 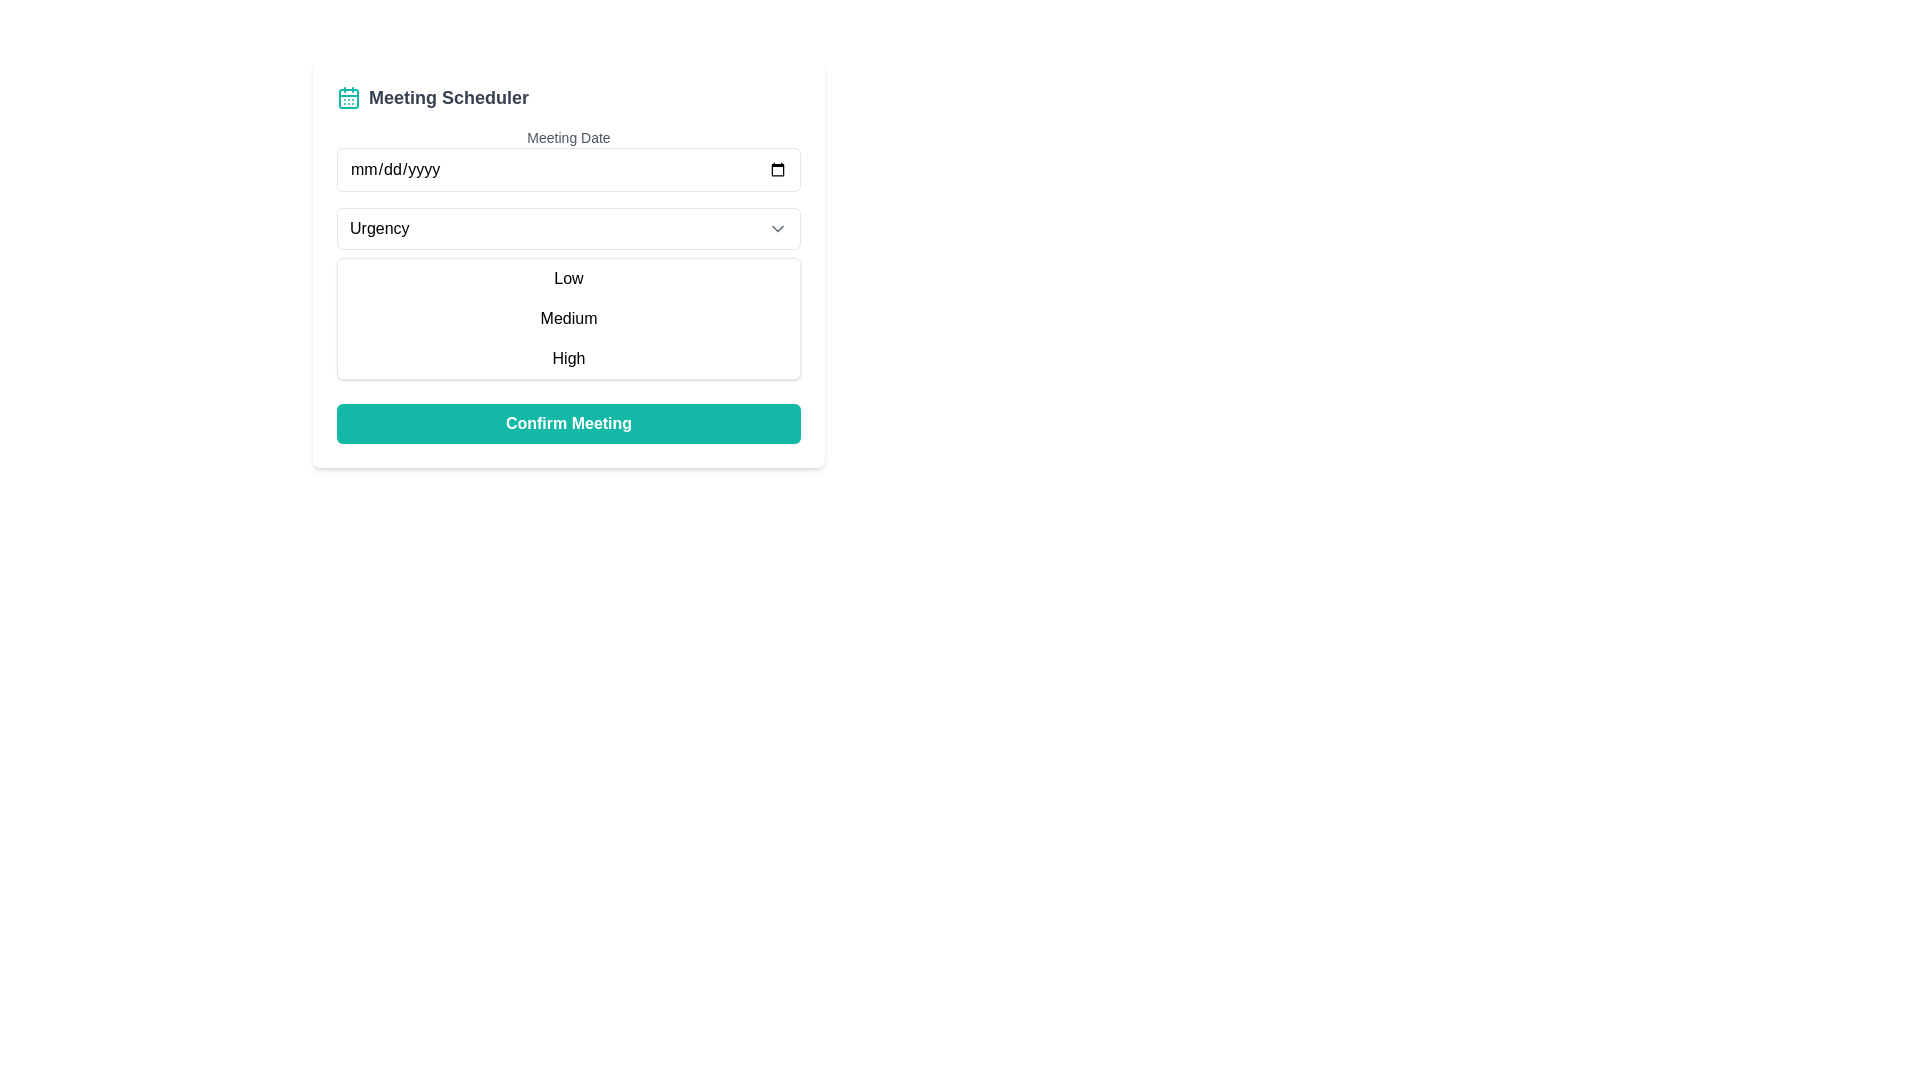 What do you see at coordinates (568, 158) in the screenshot?
I see `a date in the Date input field below the 'Meeting Date' label using the calendar picker` at bounding box center [568, 158].